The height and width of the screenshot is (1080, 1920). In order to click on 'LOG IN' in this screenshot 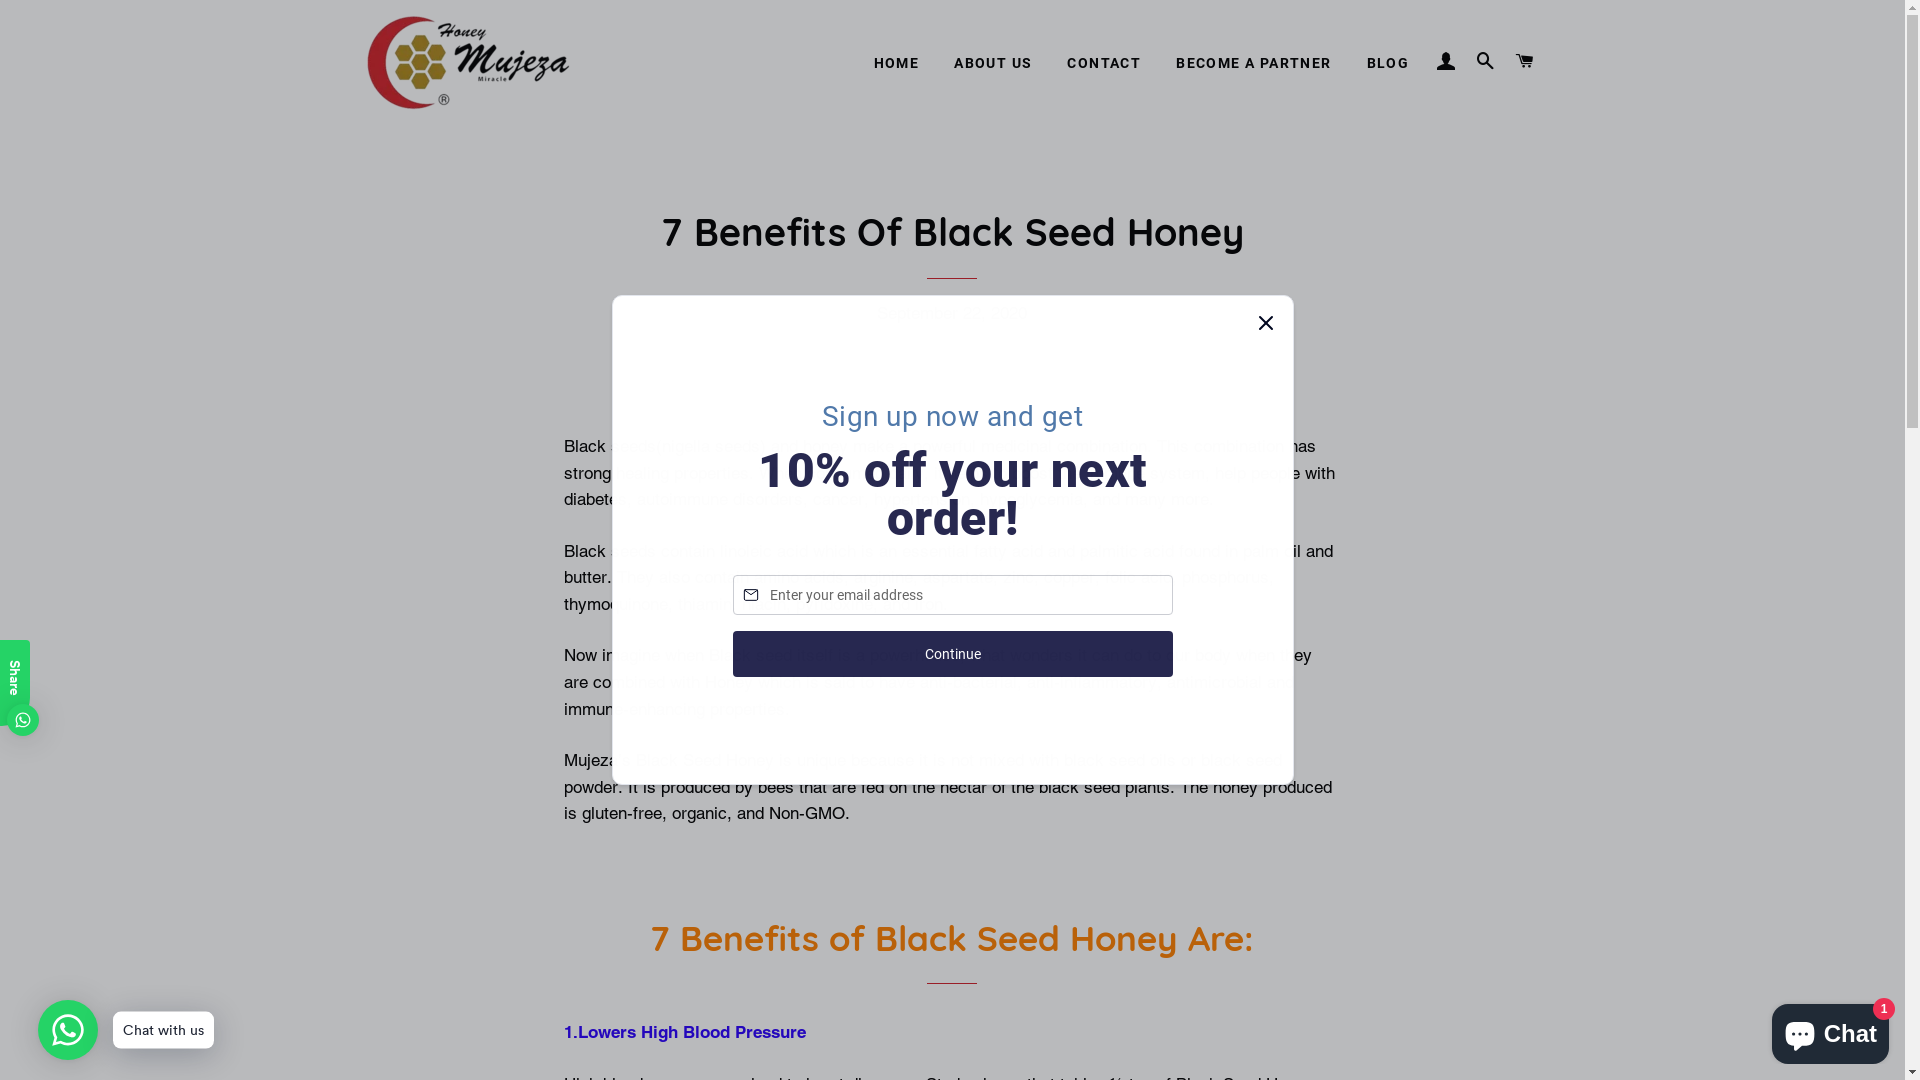, I will do `click(1445, 60)`.